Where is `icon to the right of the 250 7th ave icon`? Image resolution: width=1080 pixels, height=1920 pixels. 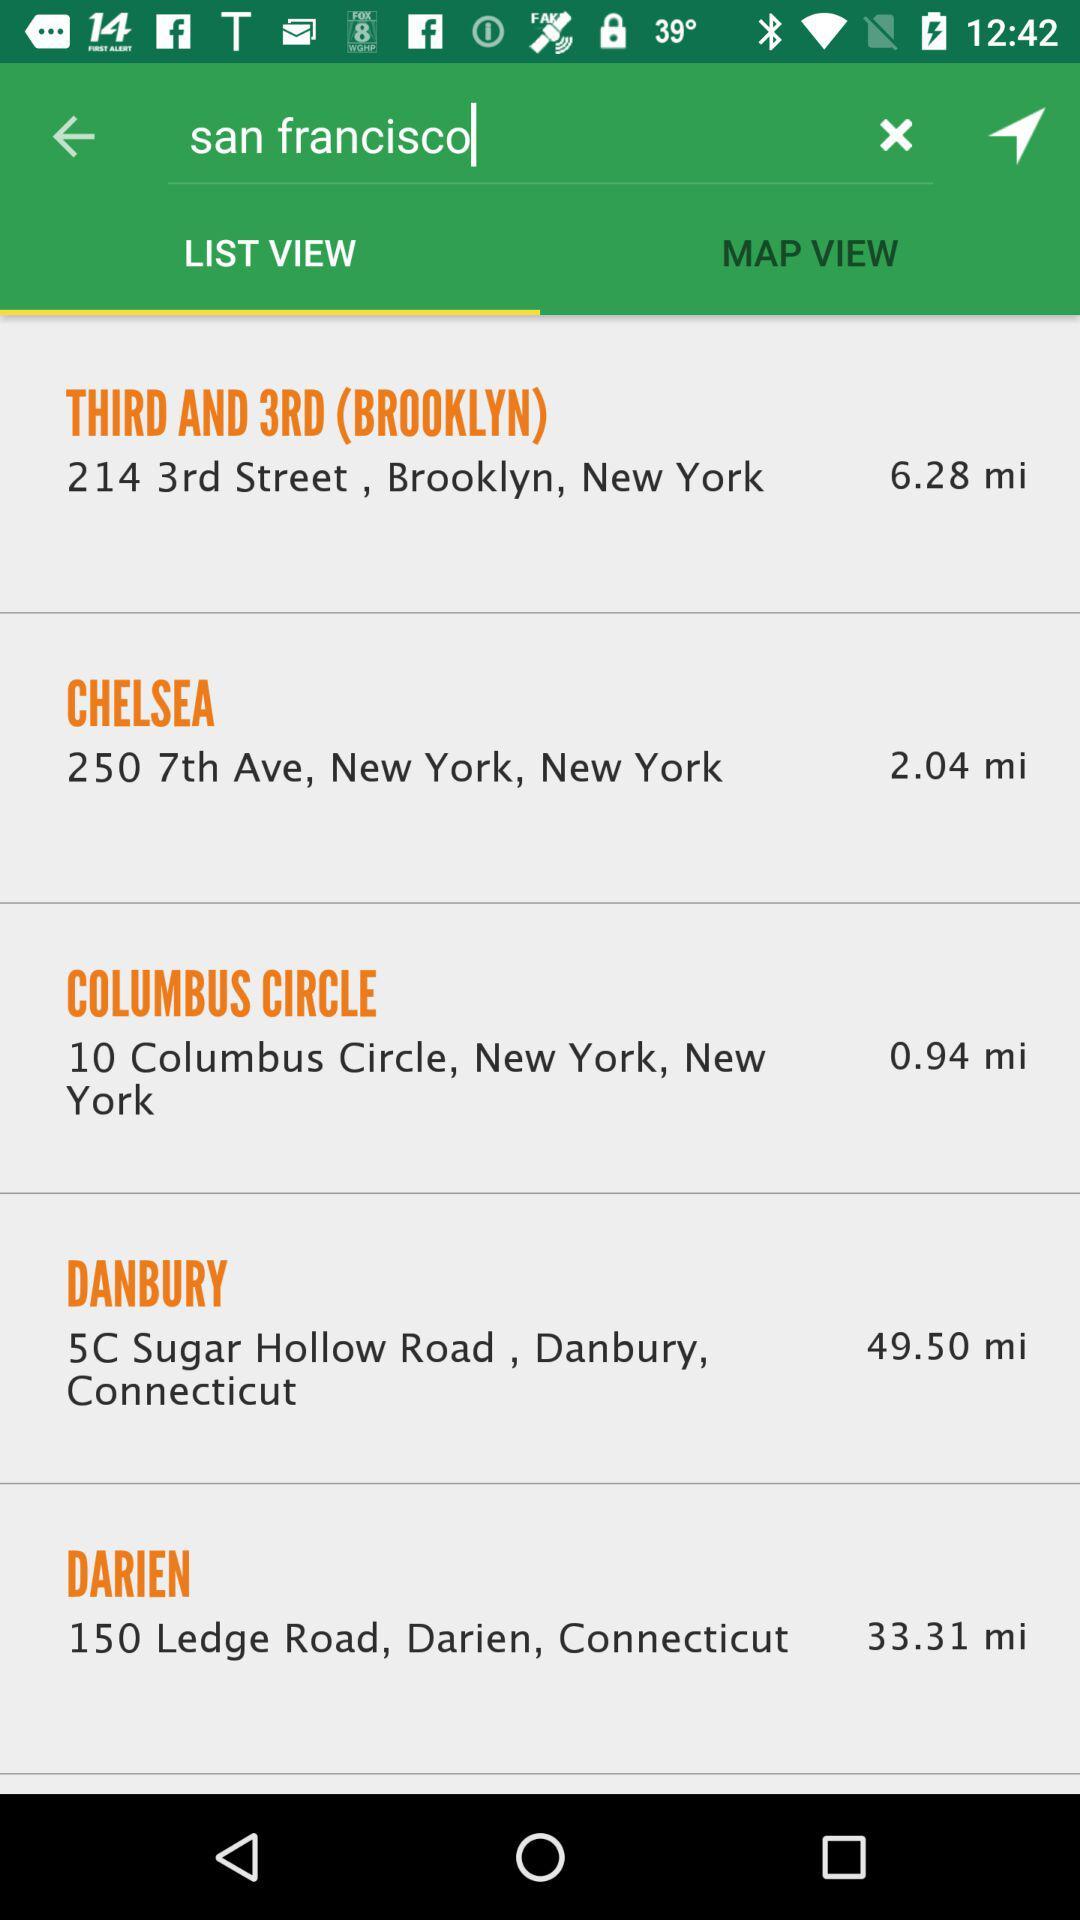
icon to the right of the 250 7th ave icon is located at coordinates (957, 765).